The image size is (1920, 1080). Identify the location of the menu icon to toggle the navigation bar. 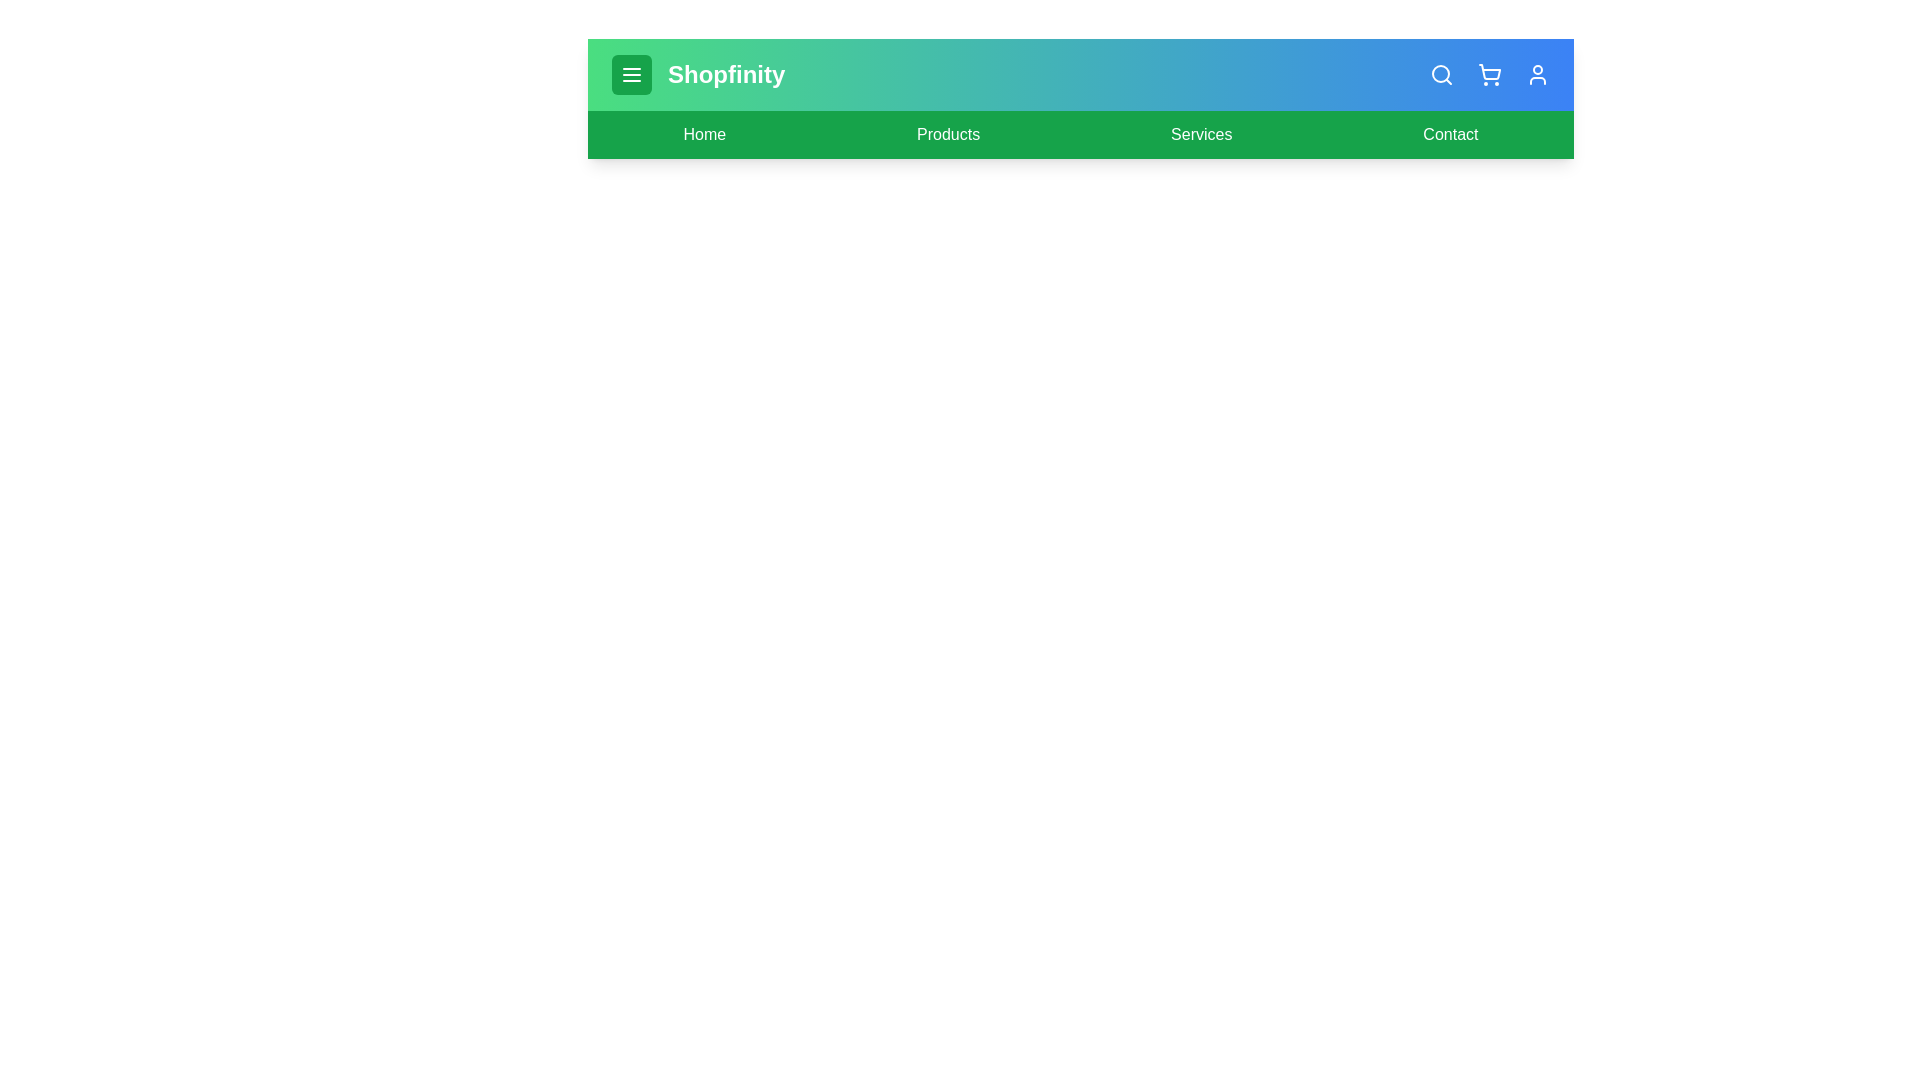
(631, 73).